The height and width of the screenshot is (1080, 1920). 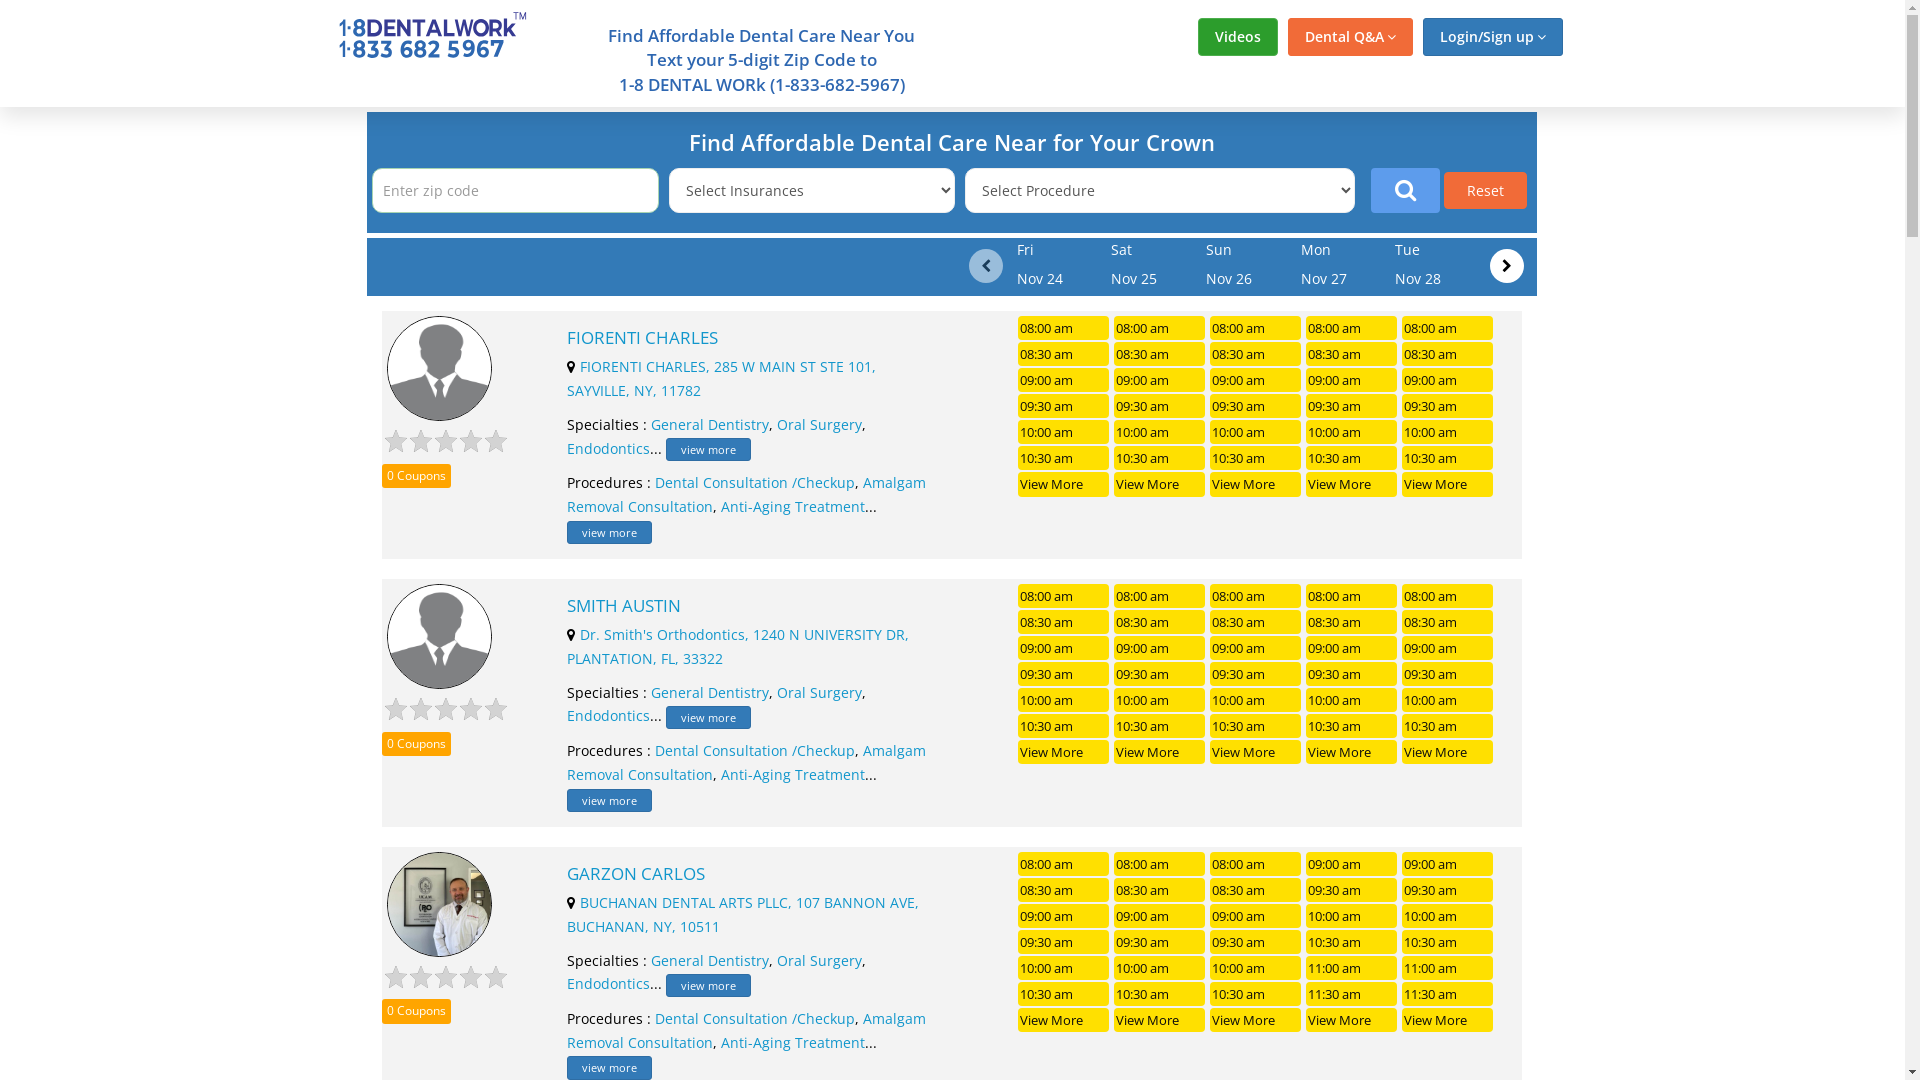 I want to click on 'General Dentistry', so click(x=651, y=423).